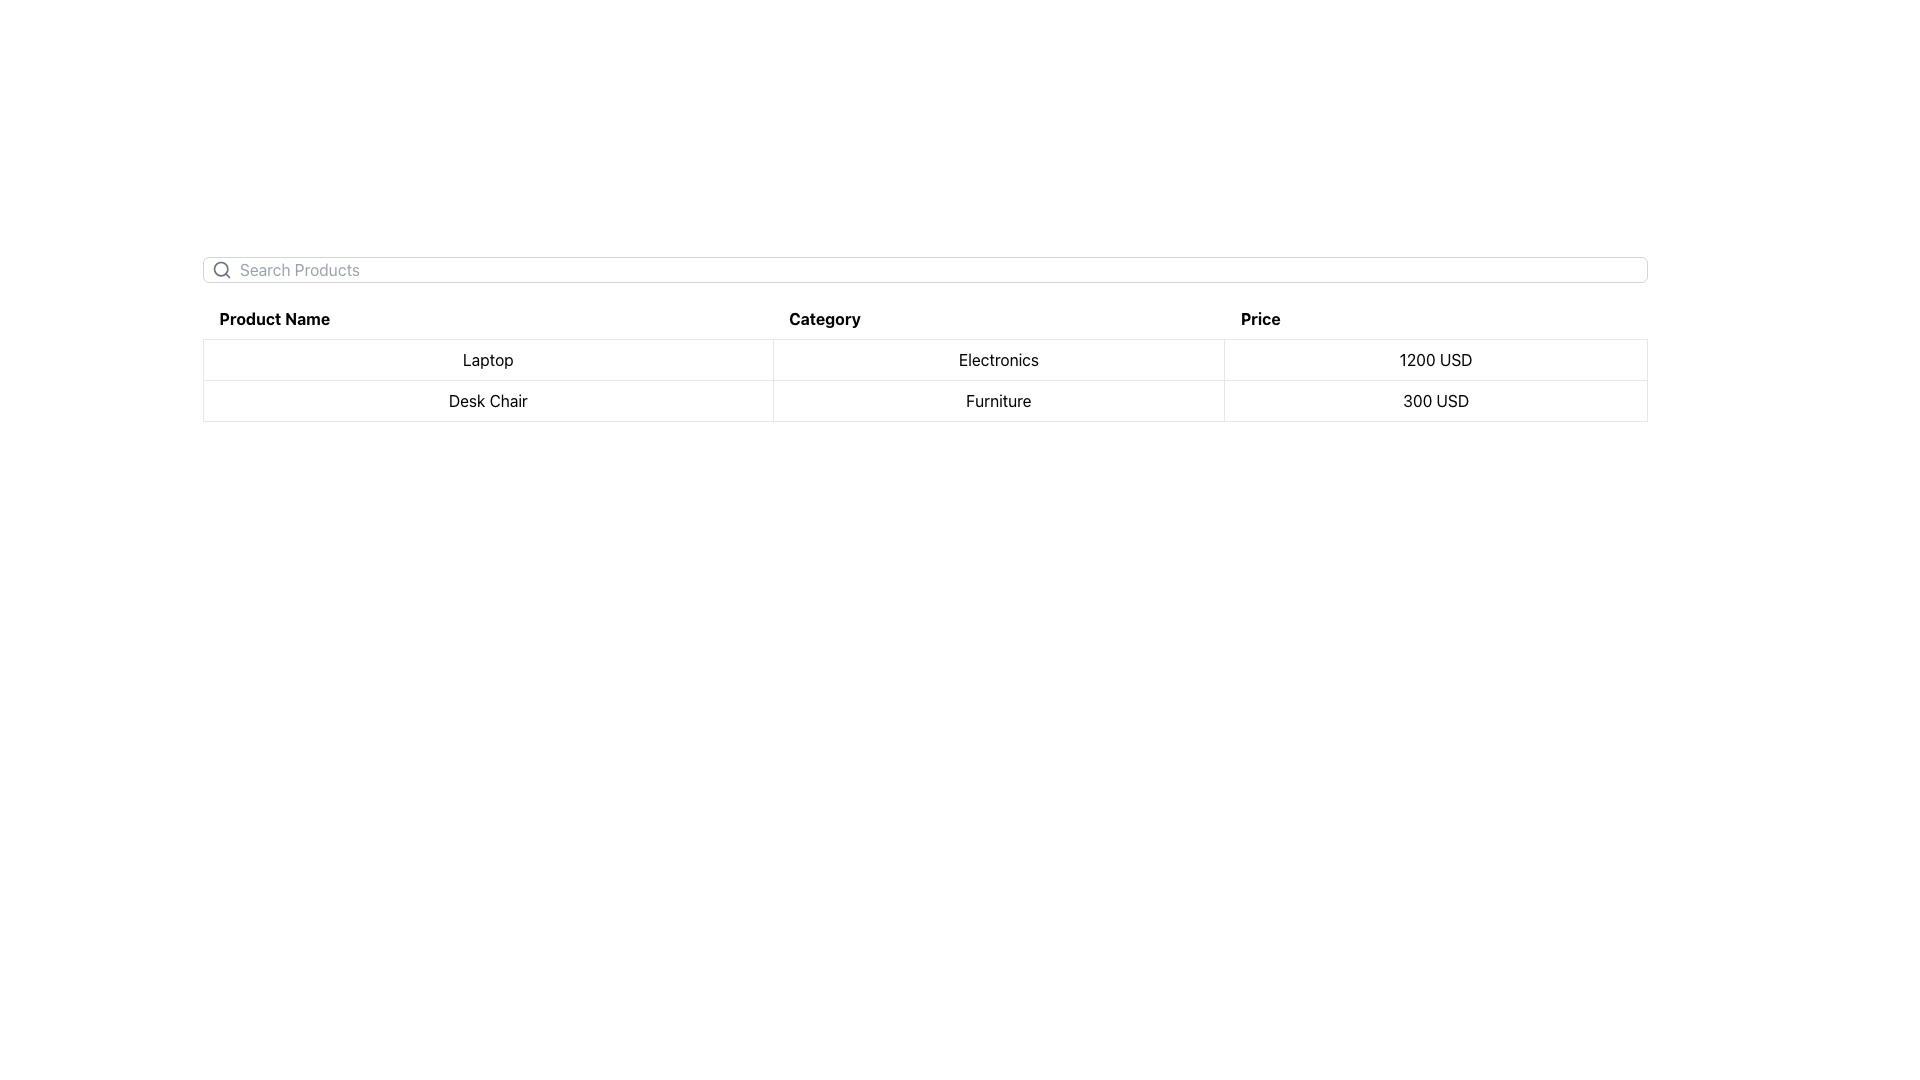  I want to click on the text label displaying '300 USD' in black font, which is the third item in the Price column of a two-row table, so click(1435, 401).